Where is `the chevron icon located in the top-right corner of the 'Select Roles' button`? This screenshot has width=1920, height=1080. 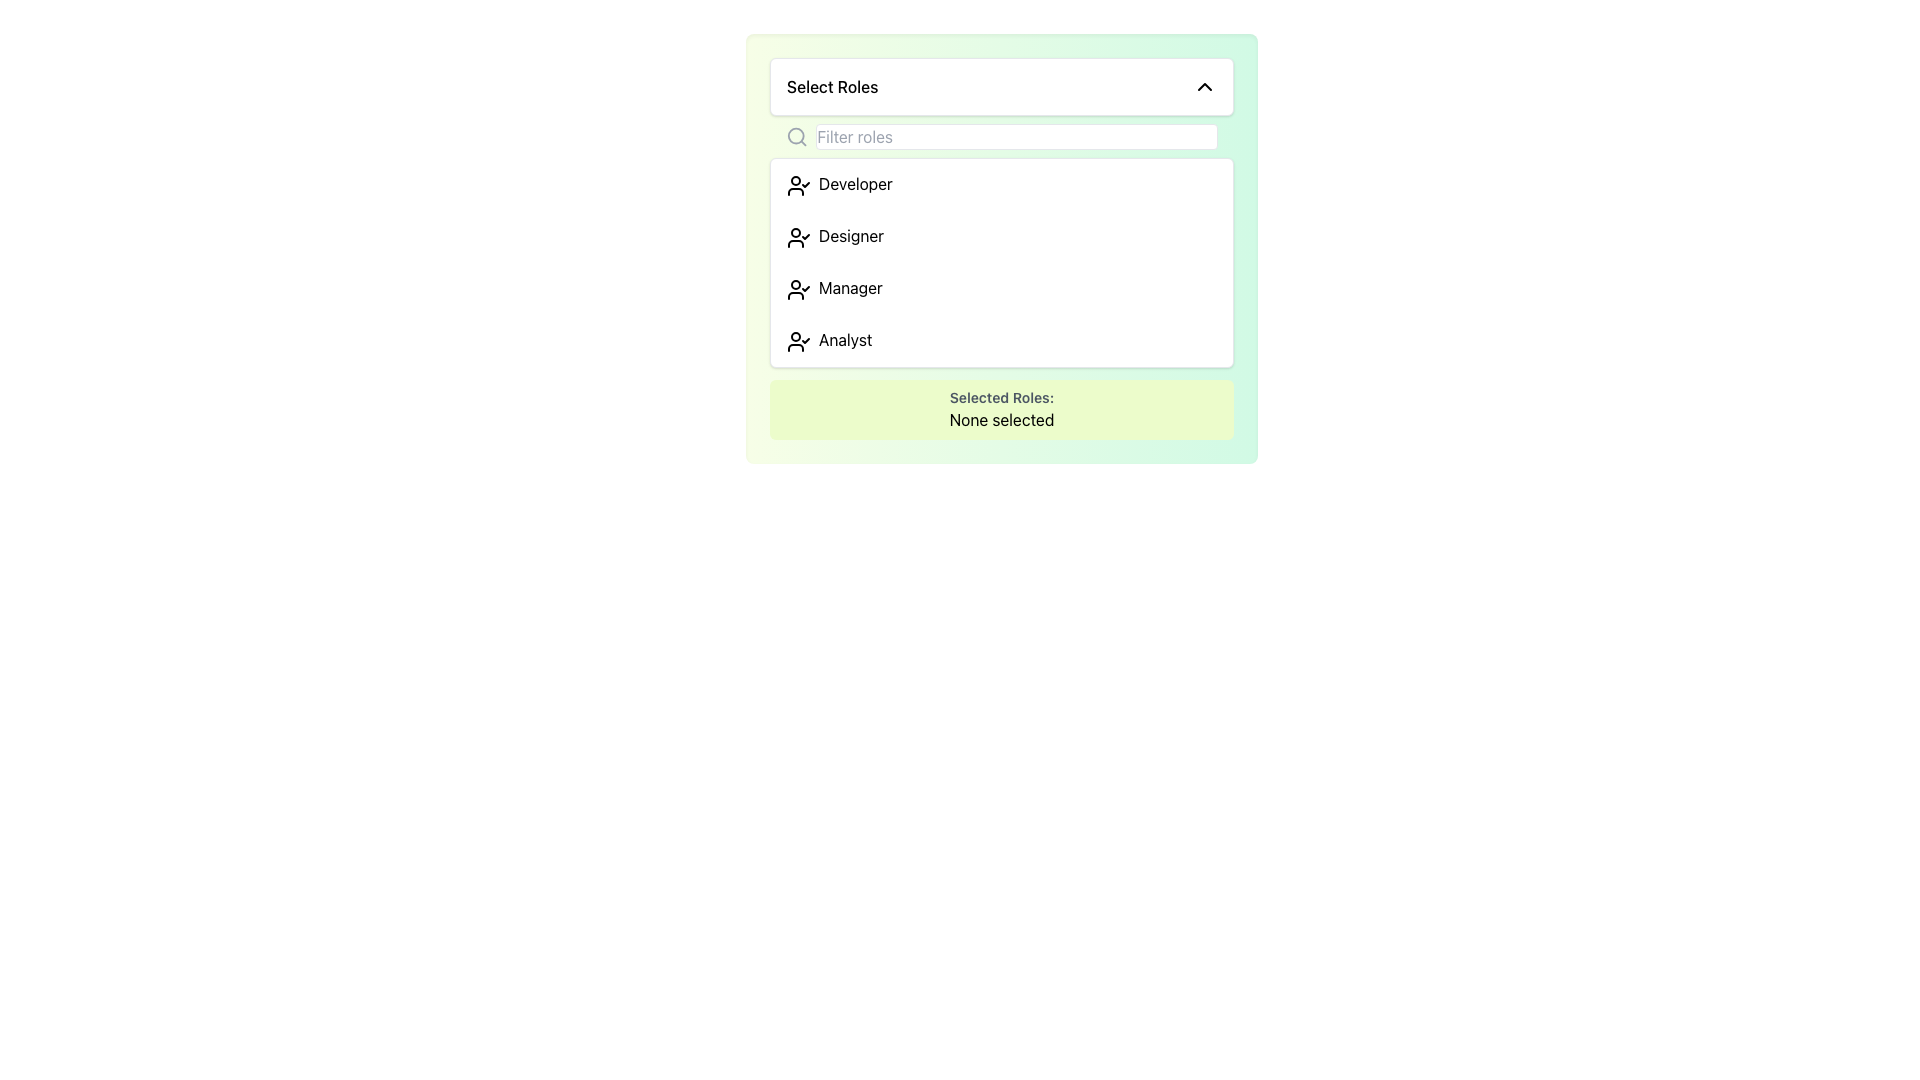 the chevron icon located in the top-right corner of the 'Select Roles' button is located at coordinates (1203, 86).